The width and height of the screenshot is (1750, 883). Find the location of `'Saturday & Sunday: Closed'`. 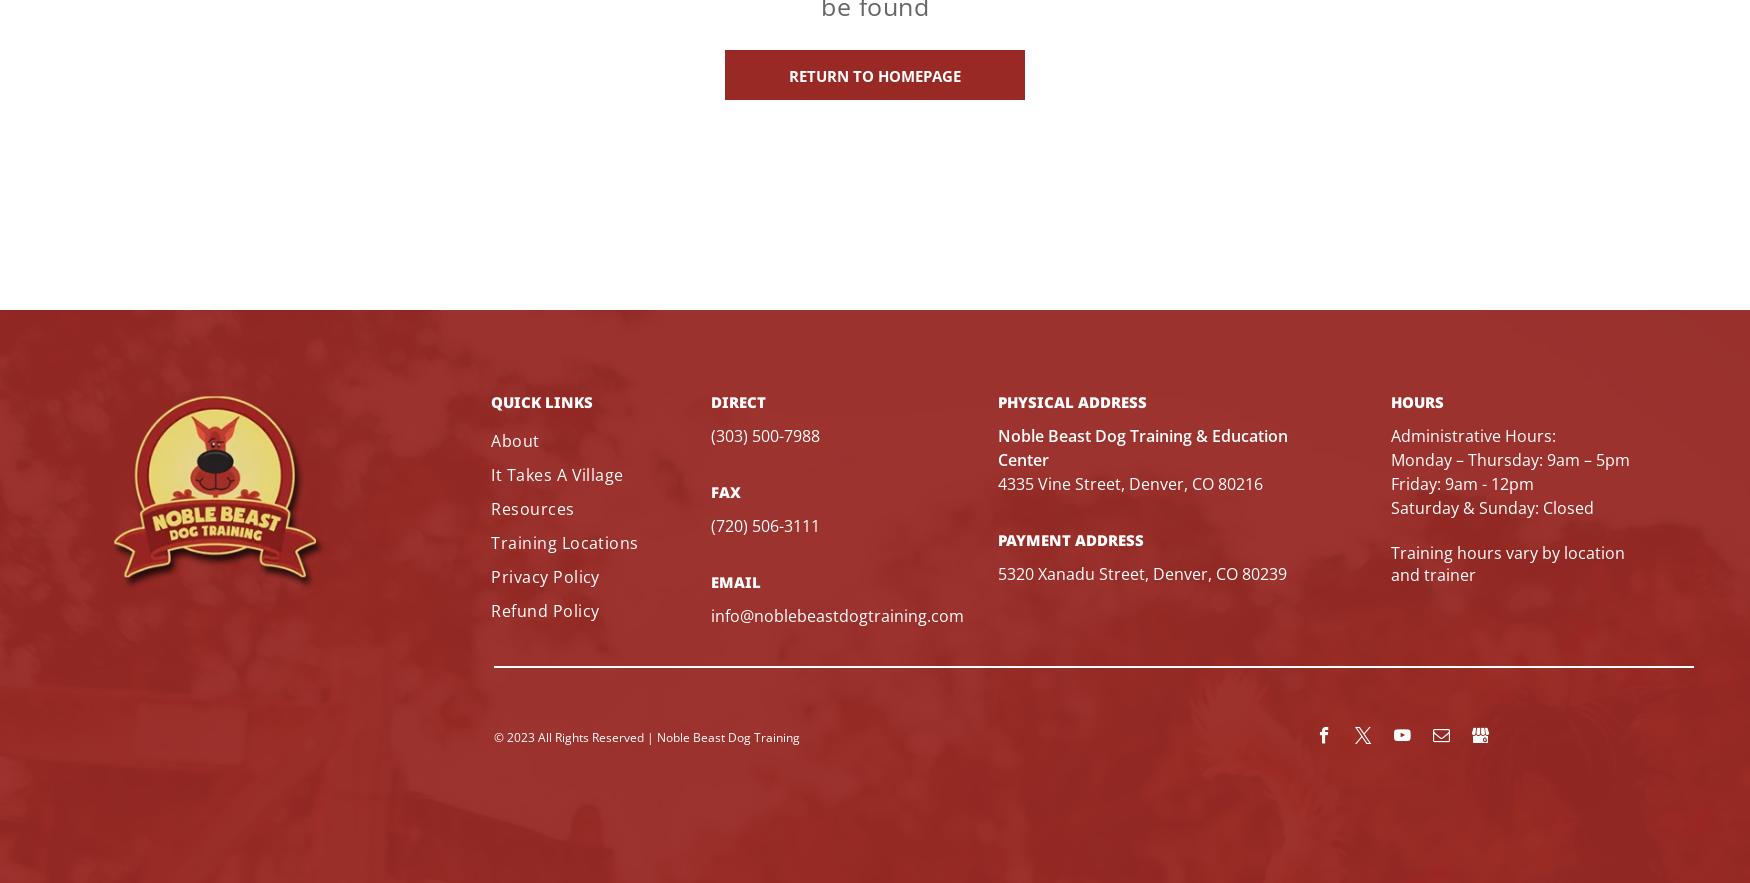

'Saturday & Sunday: Closed' is located at coordinates (1492, 507).